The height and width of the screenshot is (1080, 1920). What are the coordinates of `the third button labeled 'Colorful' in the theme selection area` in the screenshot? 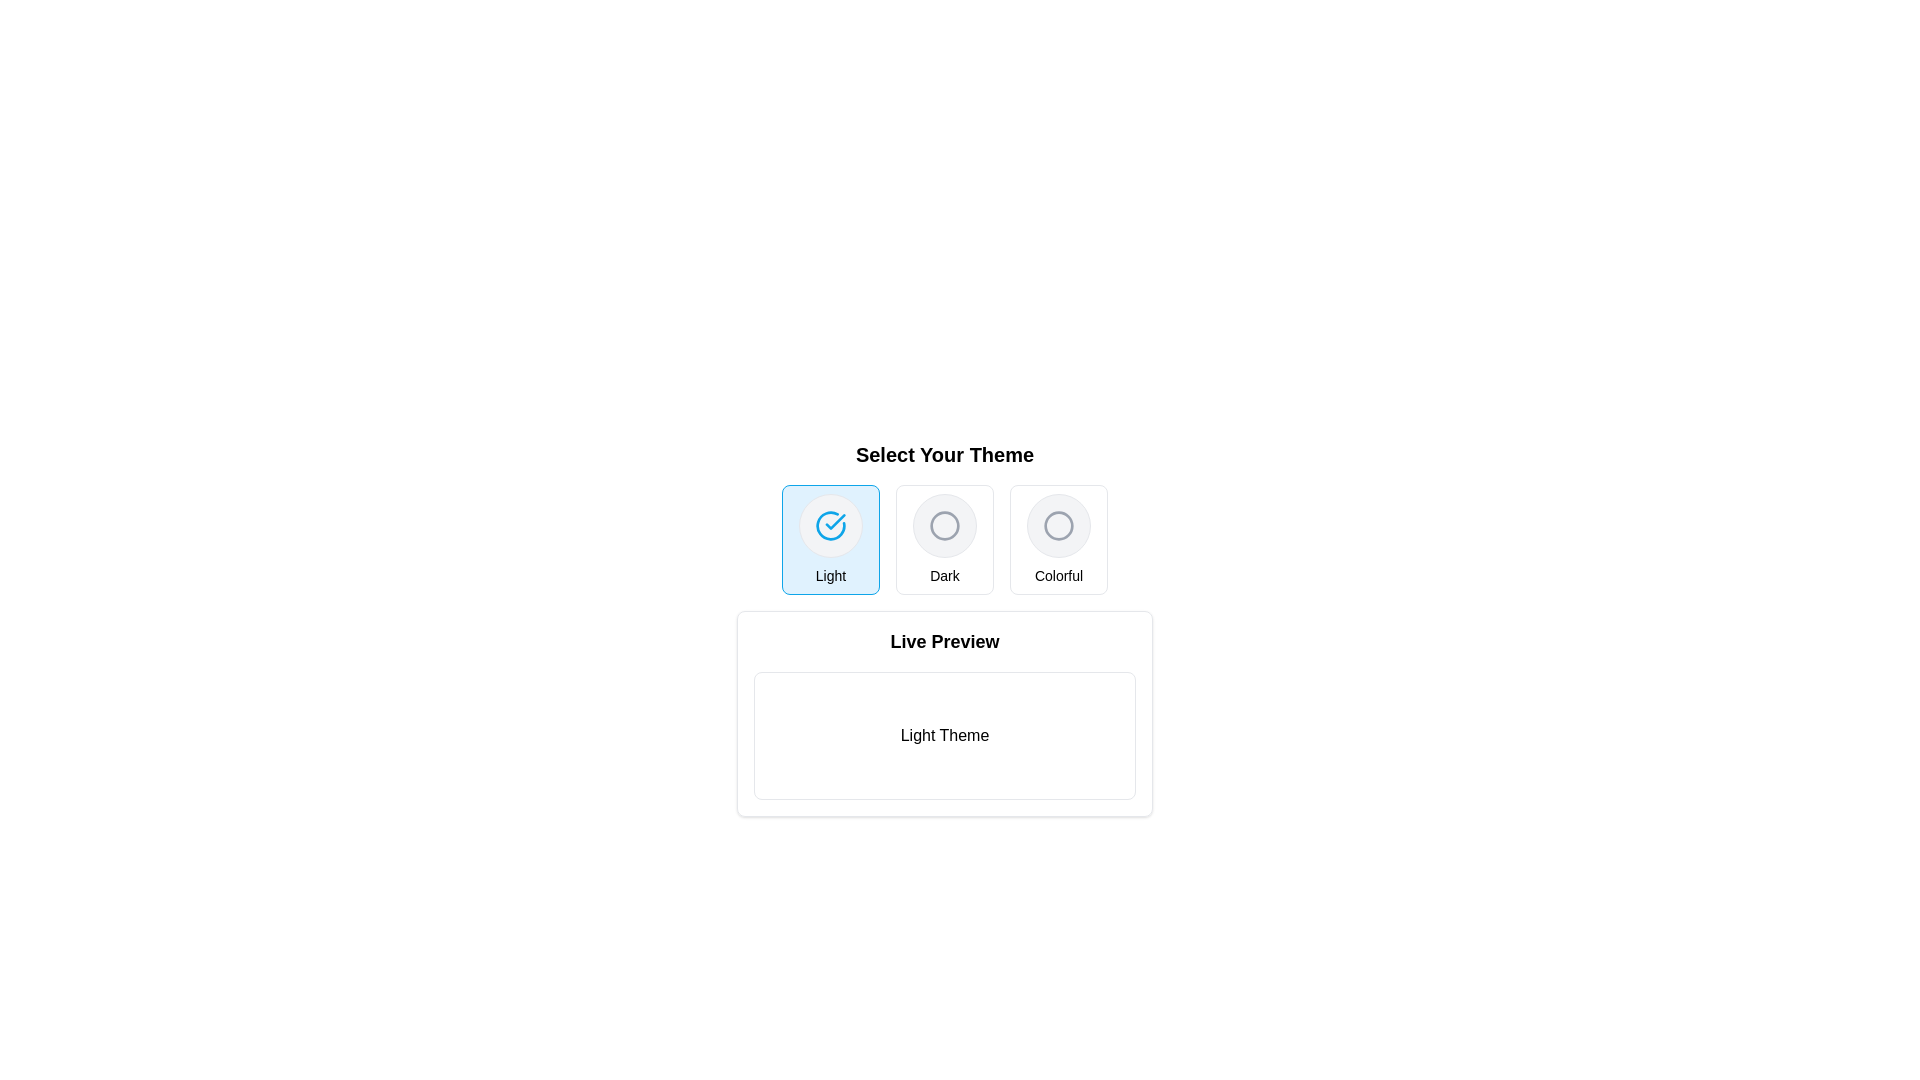 It's located at (1058, 540).